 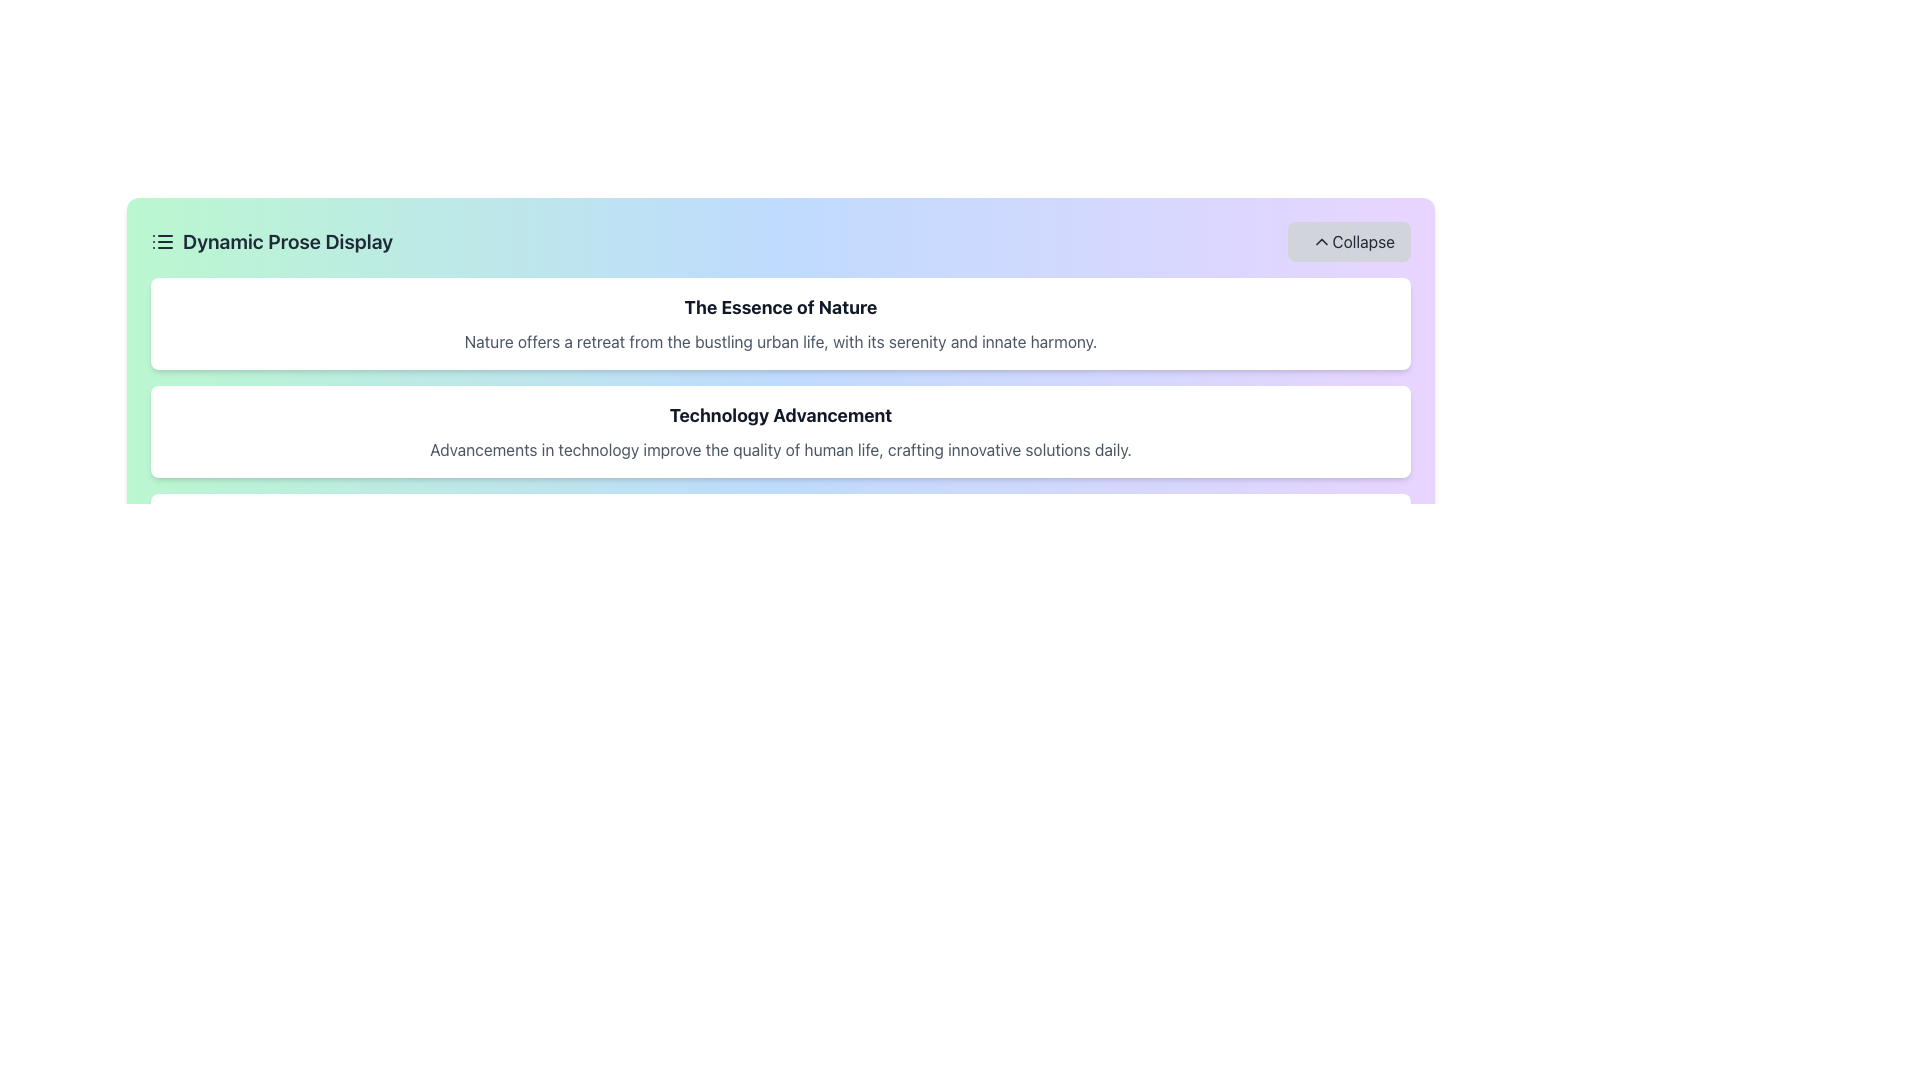 What do you see at coordinates (780, 341) in the screenshot?
I see `descriptive text segment that elaborates on the title 'The Essence of Nature', located within a white card below the heading` at bounding box center [780, 341].